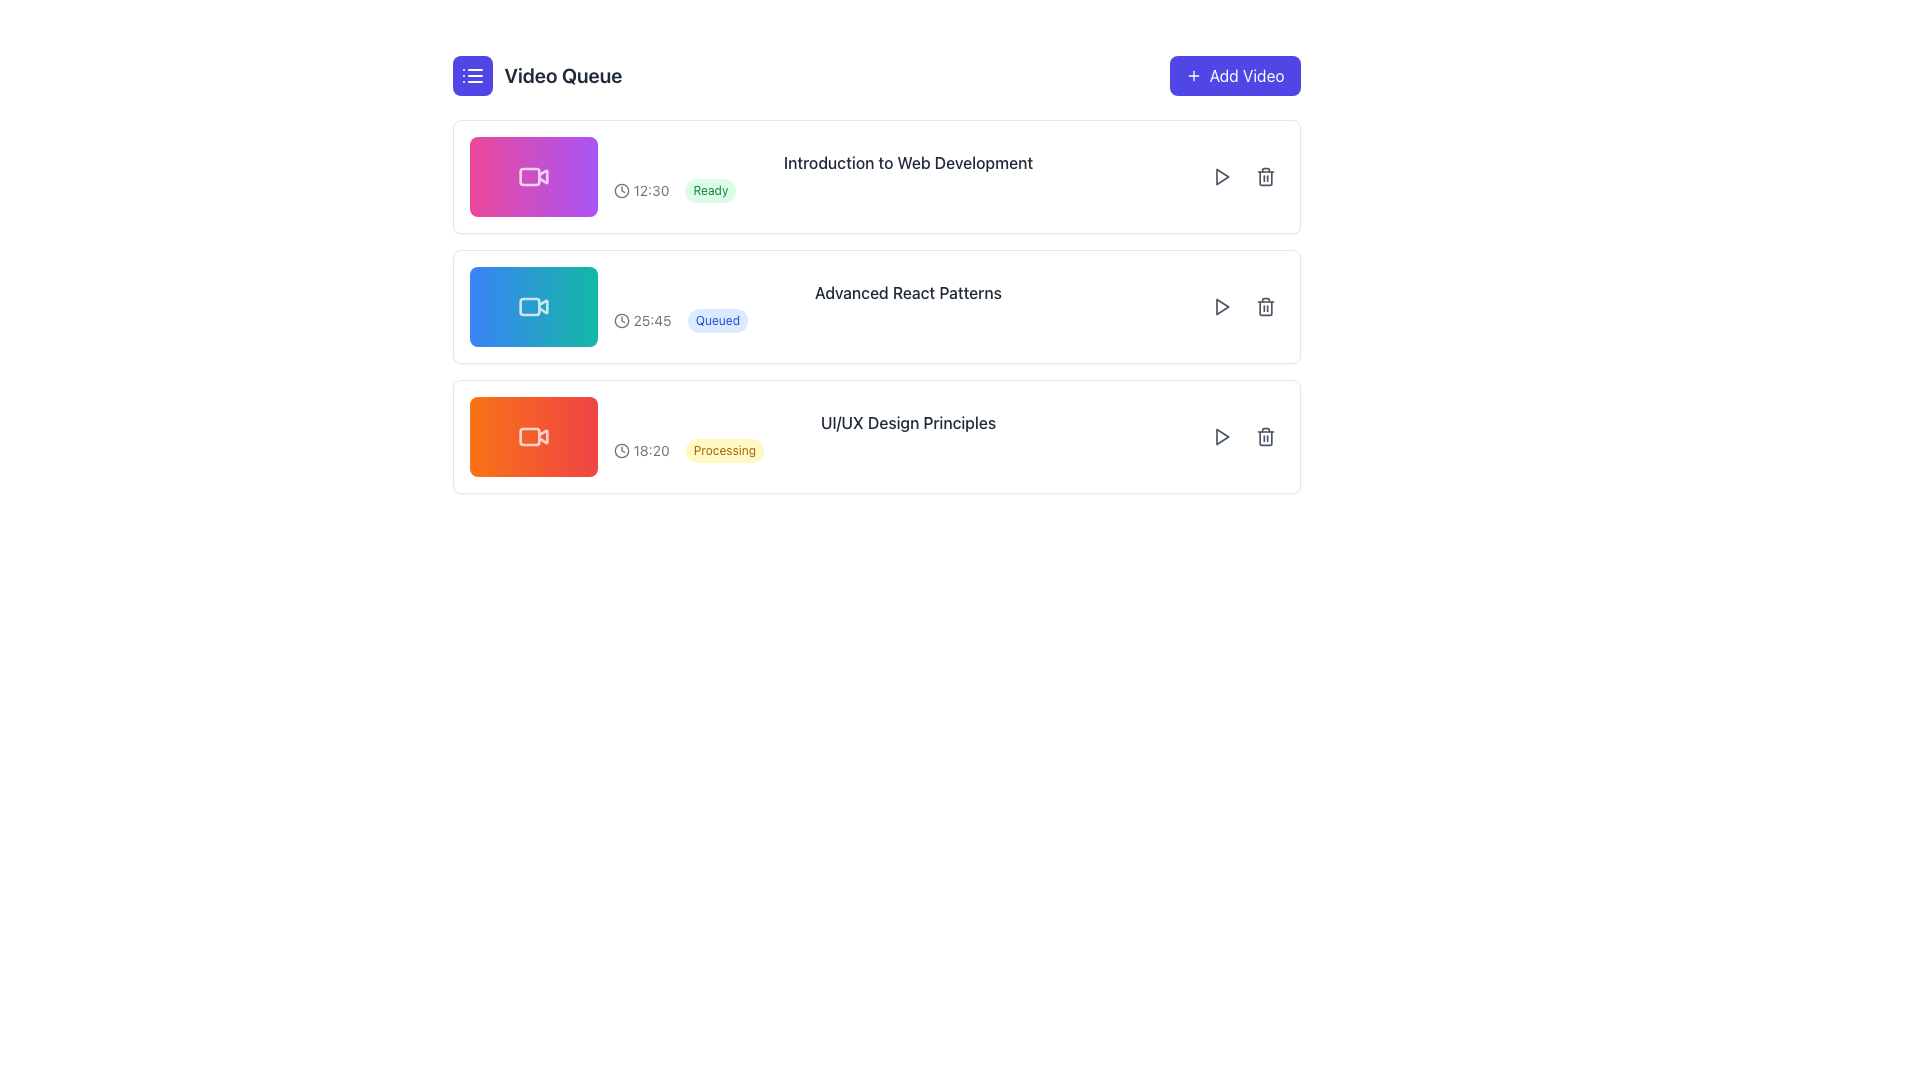 The image size is (1920, 1080). I want to click on the 'Video Queue' text label, which displays prominently in bold dark gray, located in the top-left section of the interface, so click(562, 75).